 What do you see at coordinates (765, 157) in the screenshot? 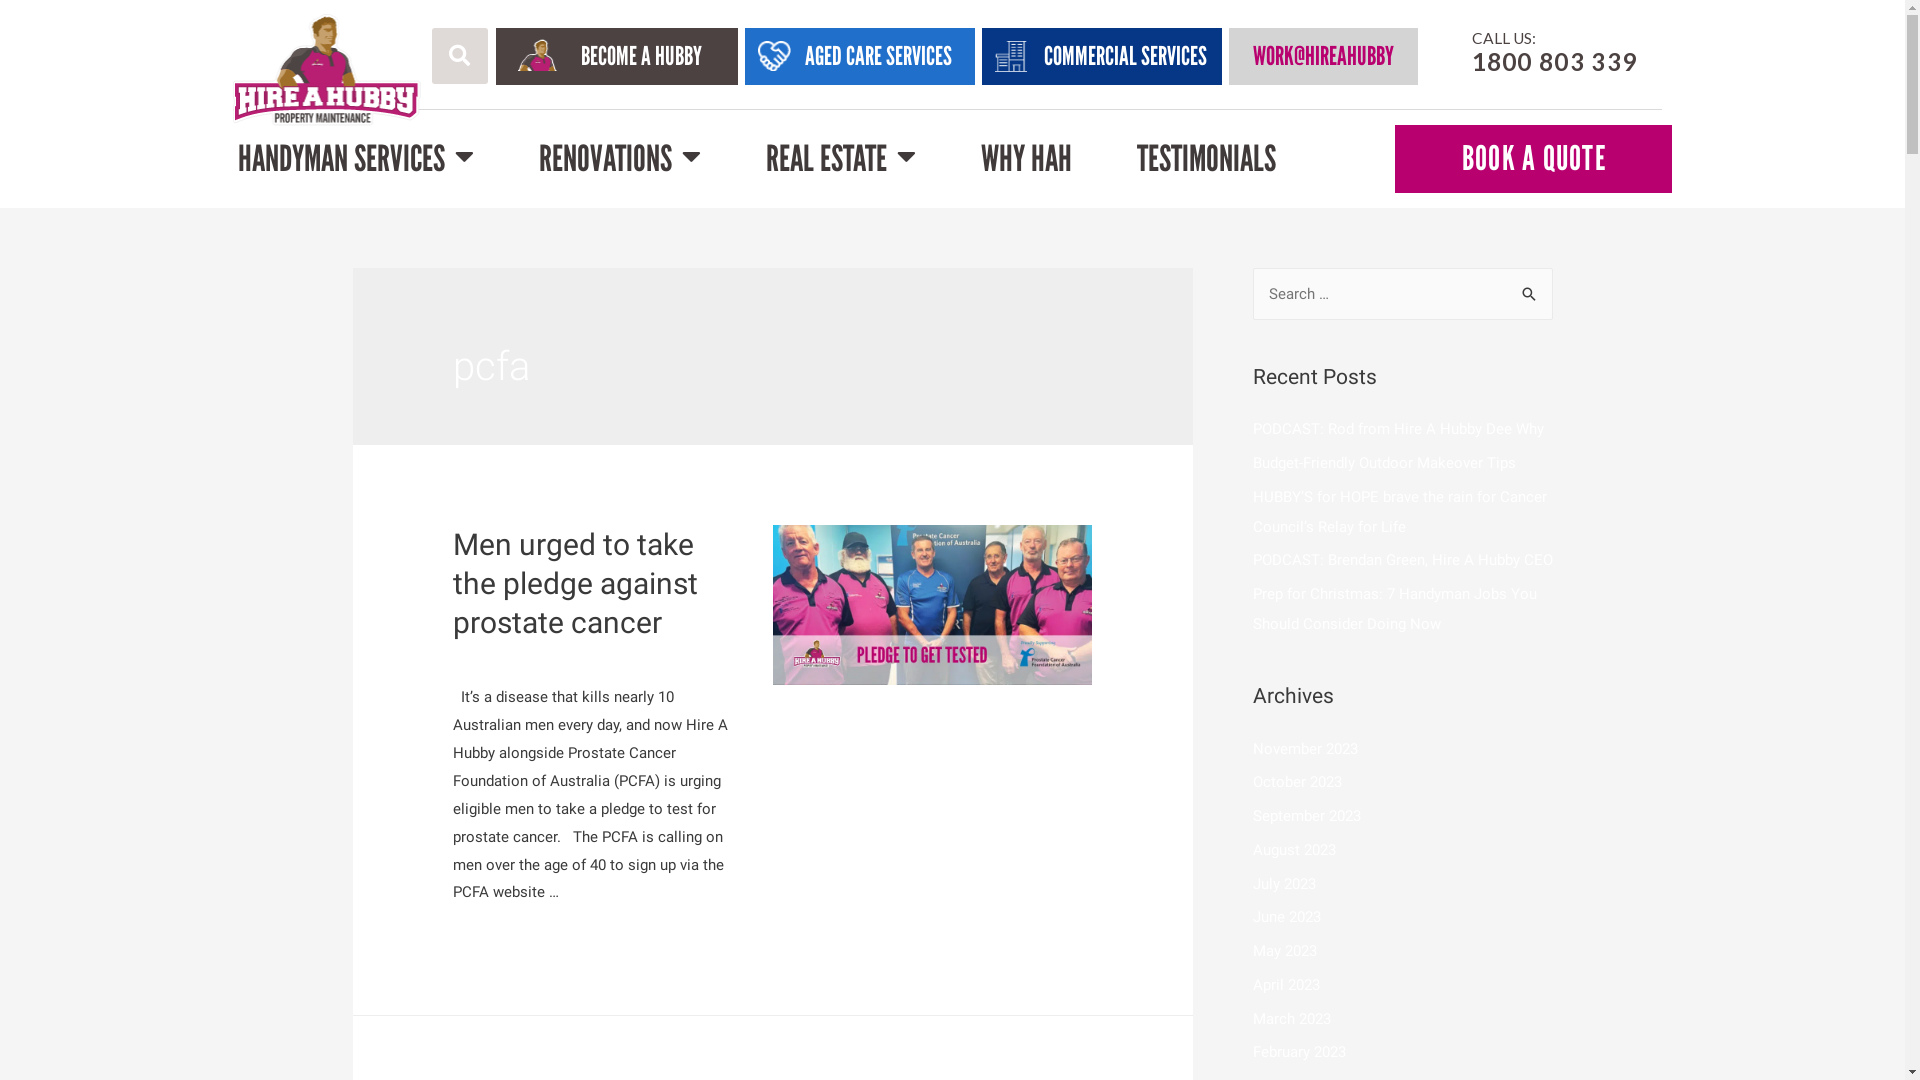
I see `'REAL ESTATE'` at bounding box center [765, 157].